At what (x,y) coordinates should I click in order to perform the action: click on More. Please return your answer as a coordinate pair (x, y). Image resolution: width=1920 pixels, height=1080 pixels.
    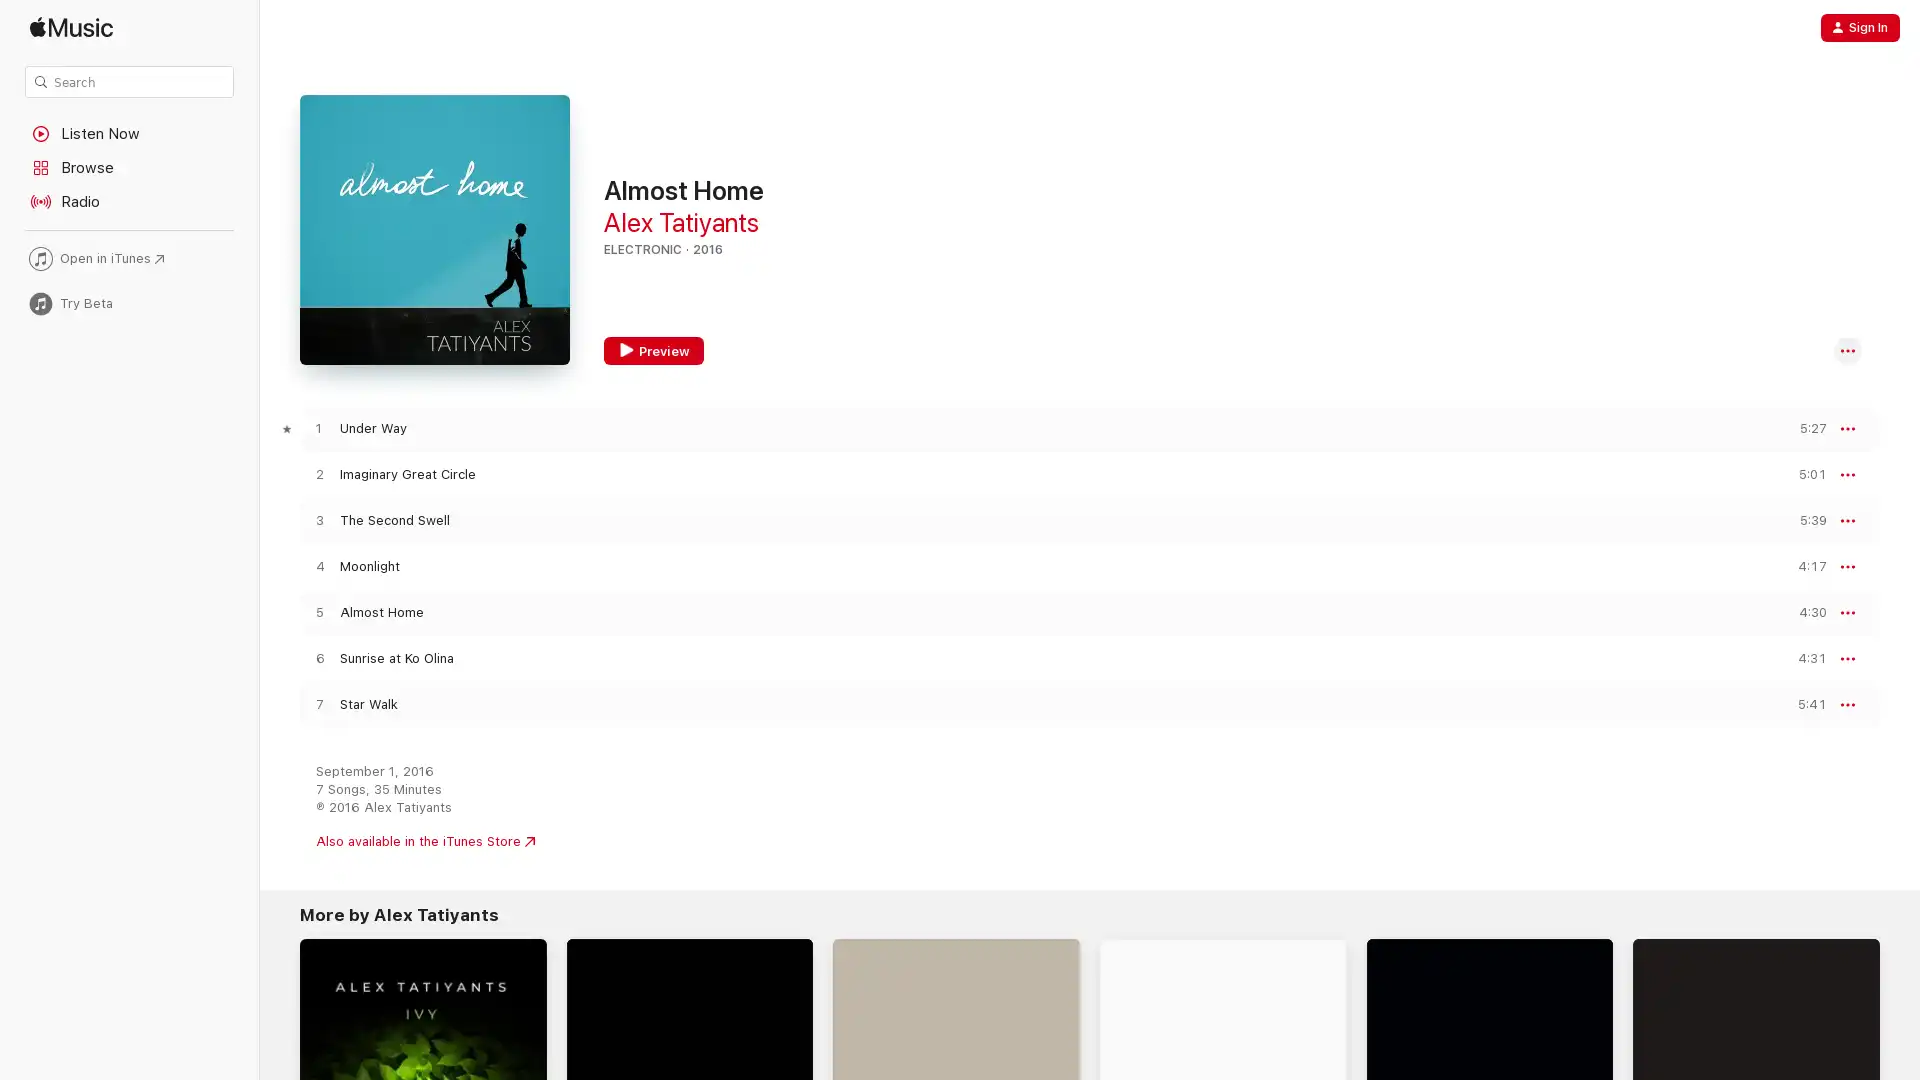
    Looking at the image, I should click on (1847, 659).